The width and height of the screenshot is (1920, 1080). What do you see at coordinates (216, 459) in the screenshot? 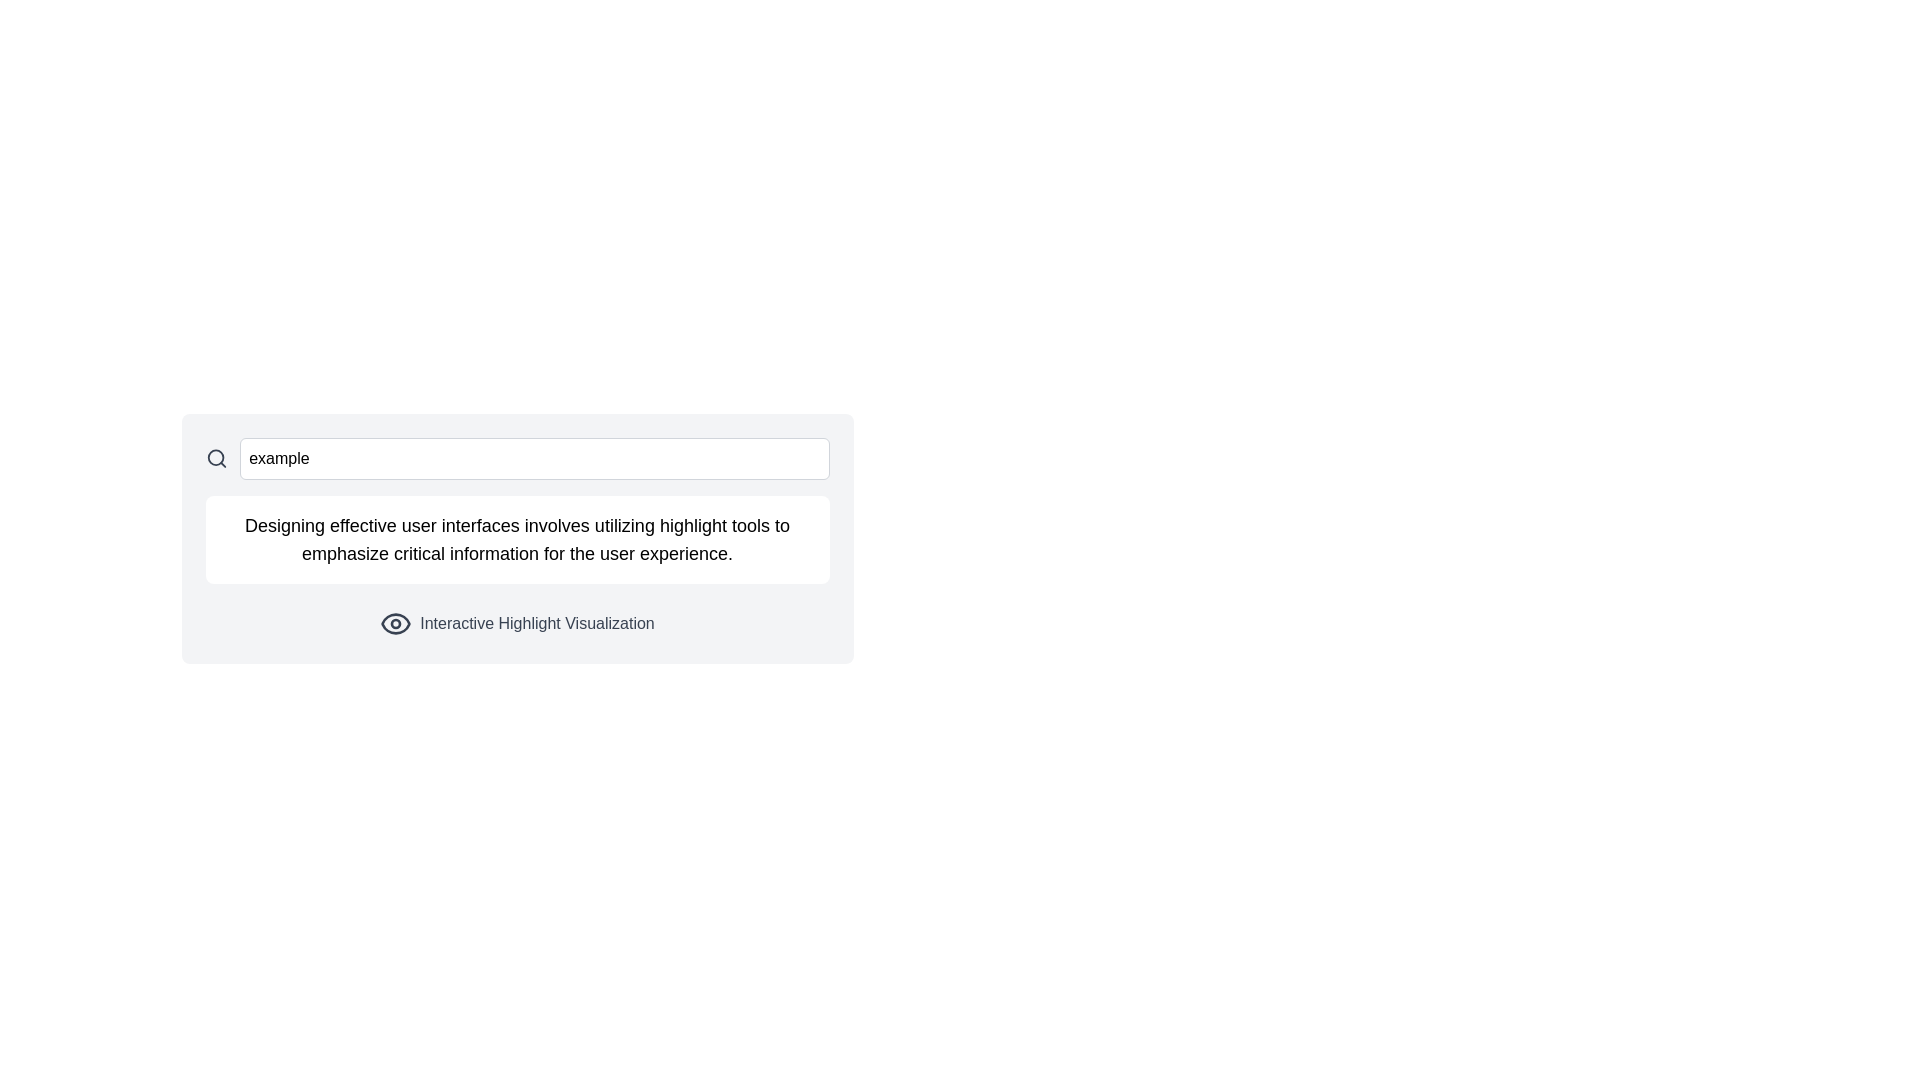
I see `the search icon located at the leftmost side of the search bar` at bounding box center [216, 459].